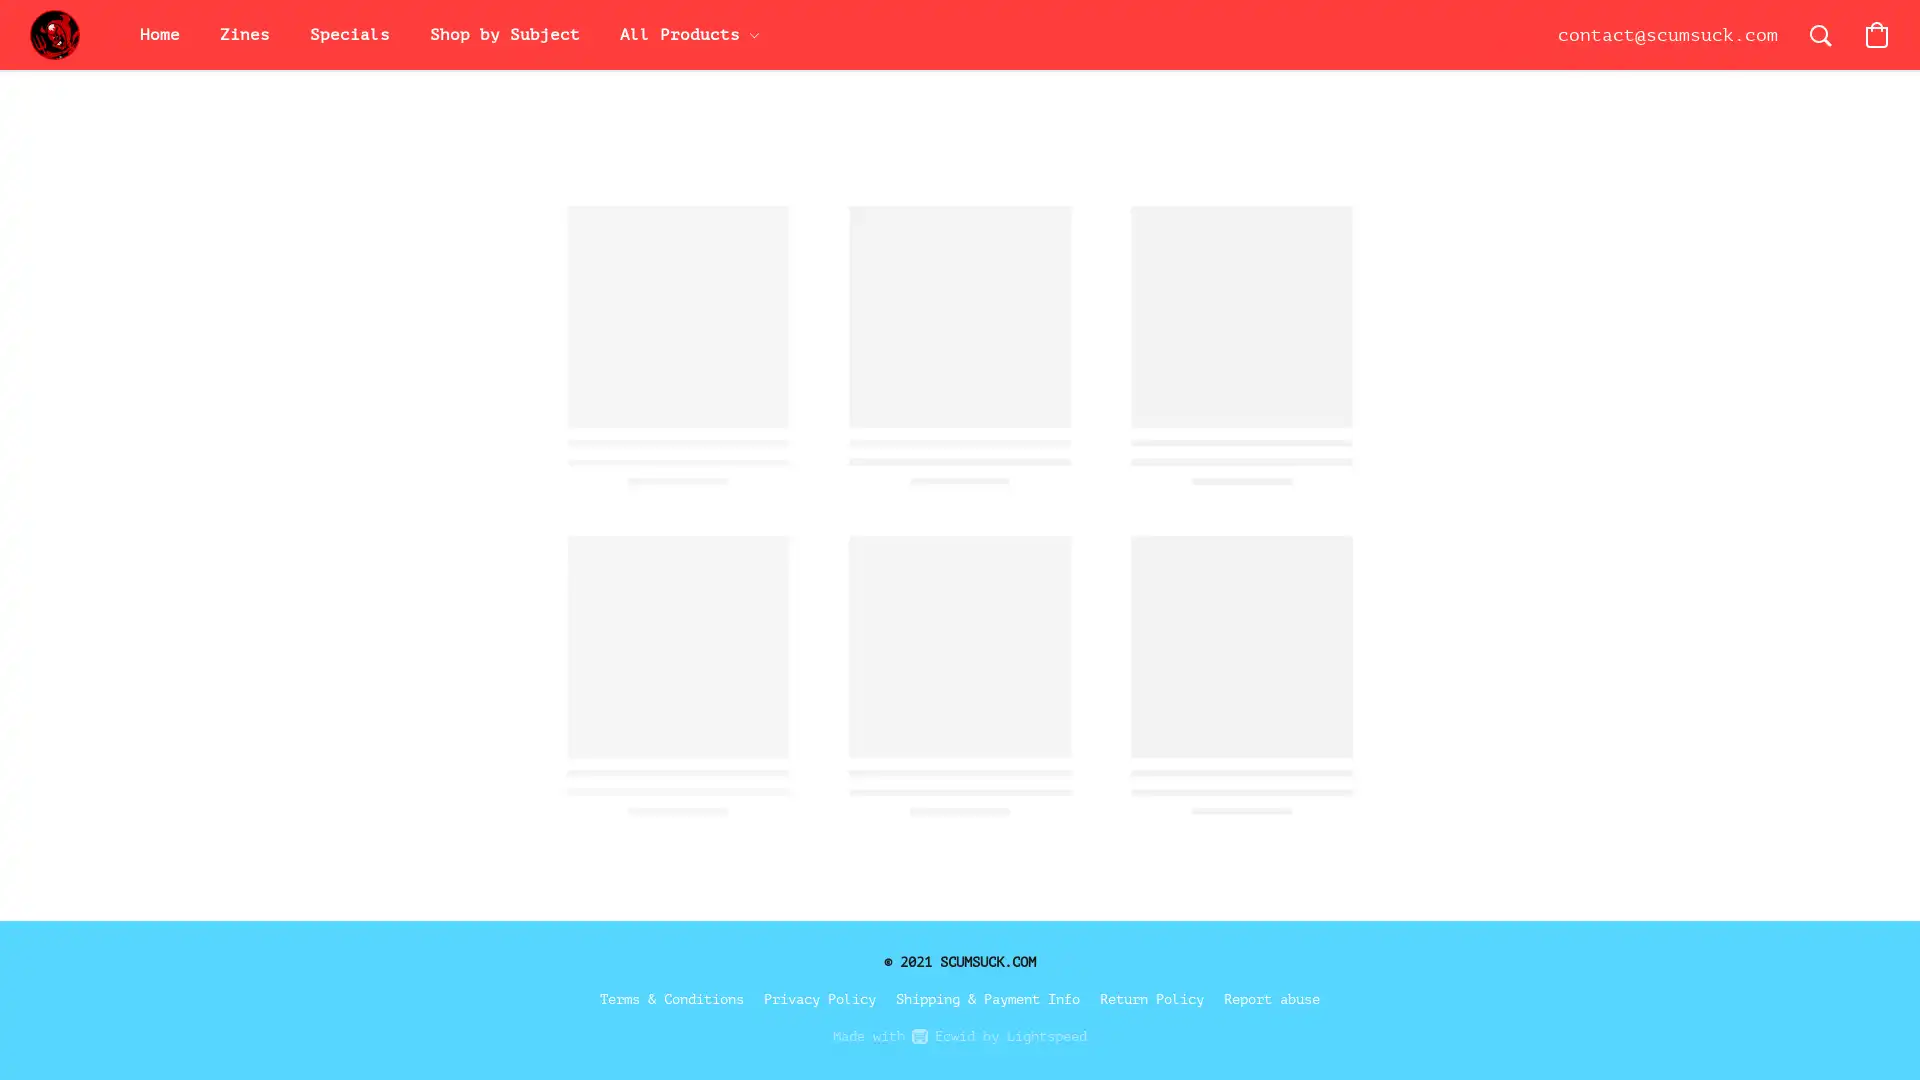 The height and width of the screenshot is (1080, 1920). I want to click on Upload image (optional), so click(1251, 577).